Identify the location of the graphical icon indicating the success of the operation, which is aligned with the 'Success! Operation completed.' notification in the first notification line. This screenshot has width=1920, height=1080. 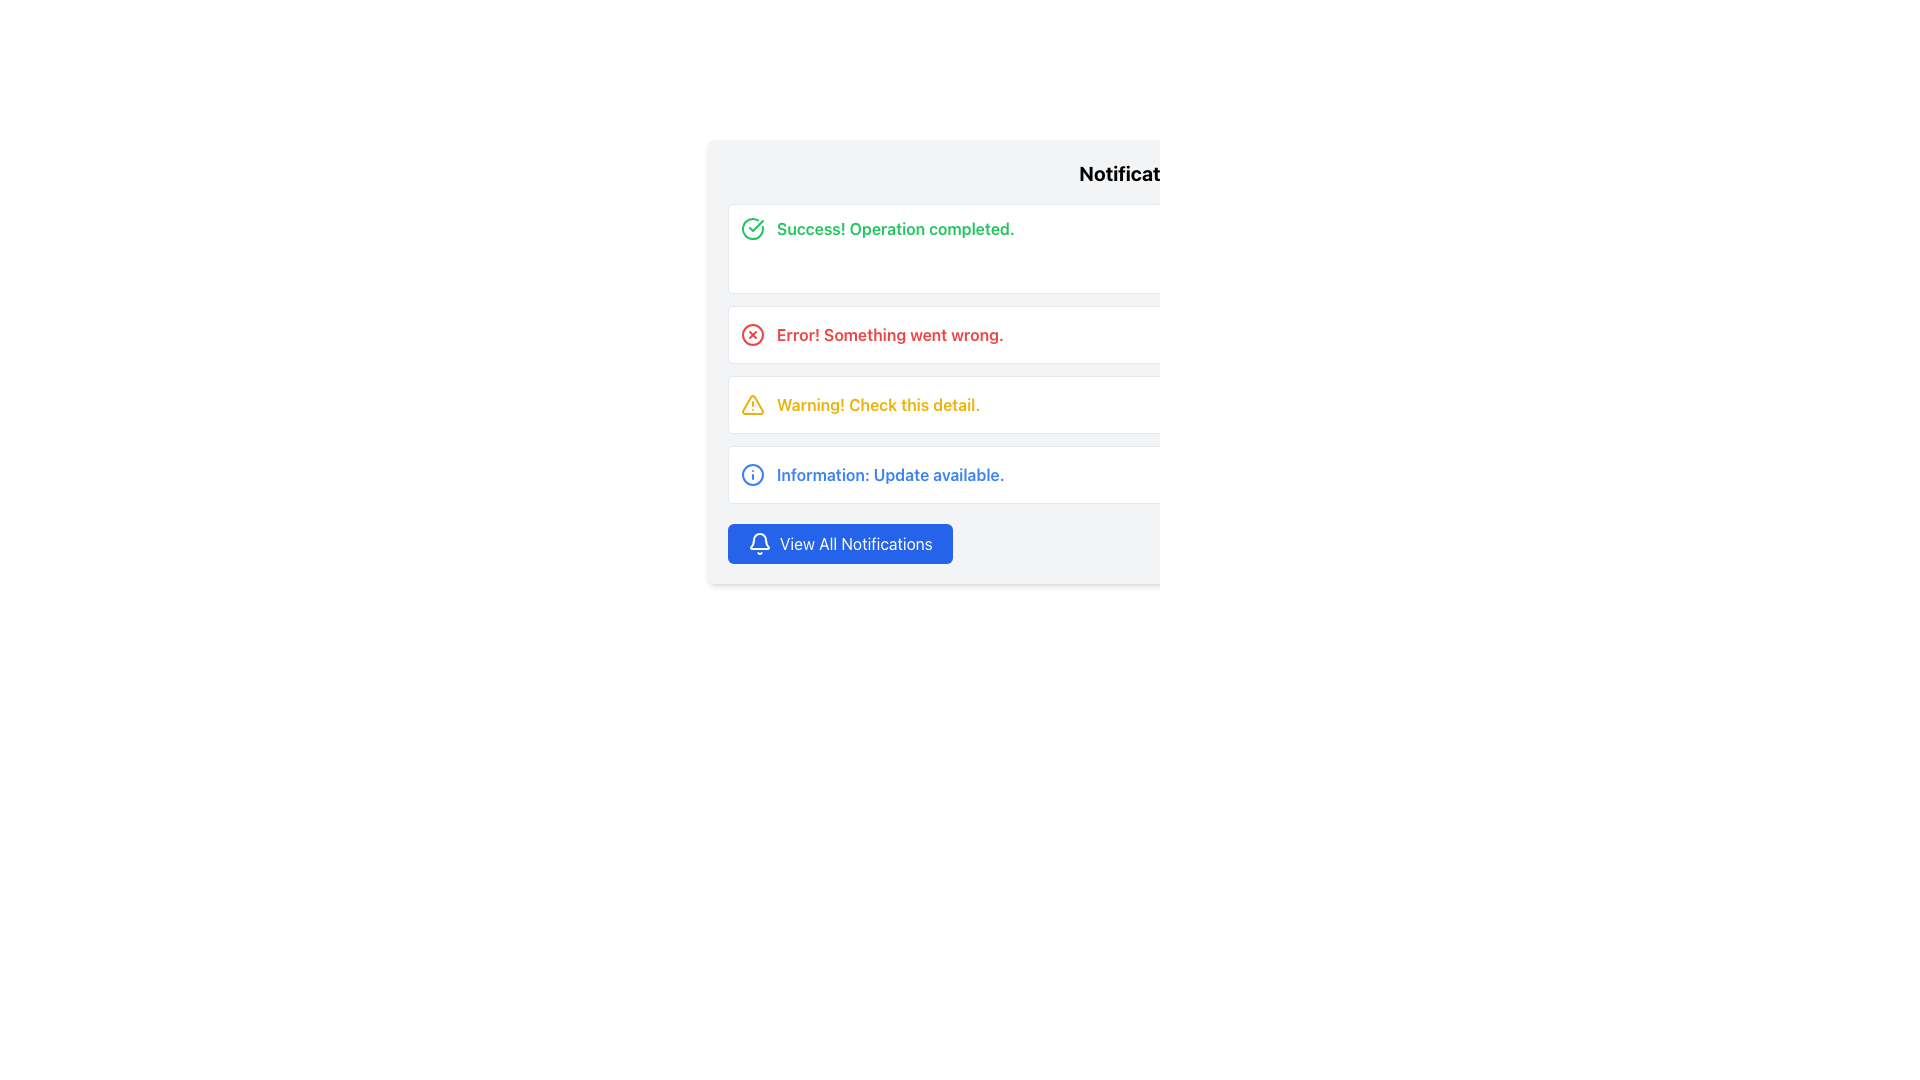
(752, 227).